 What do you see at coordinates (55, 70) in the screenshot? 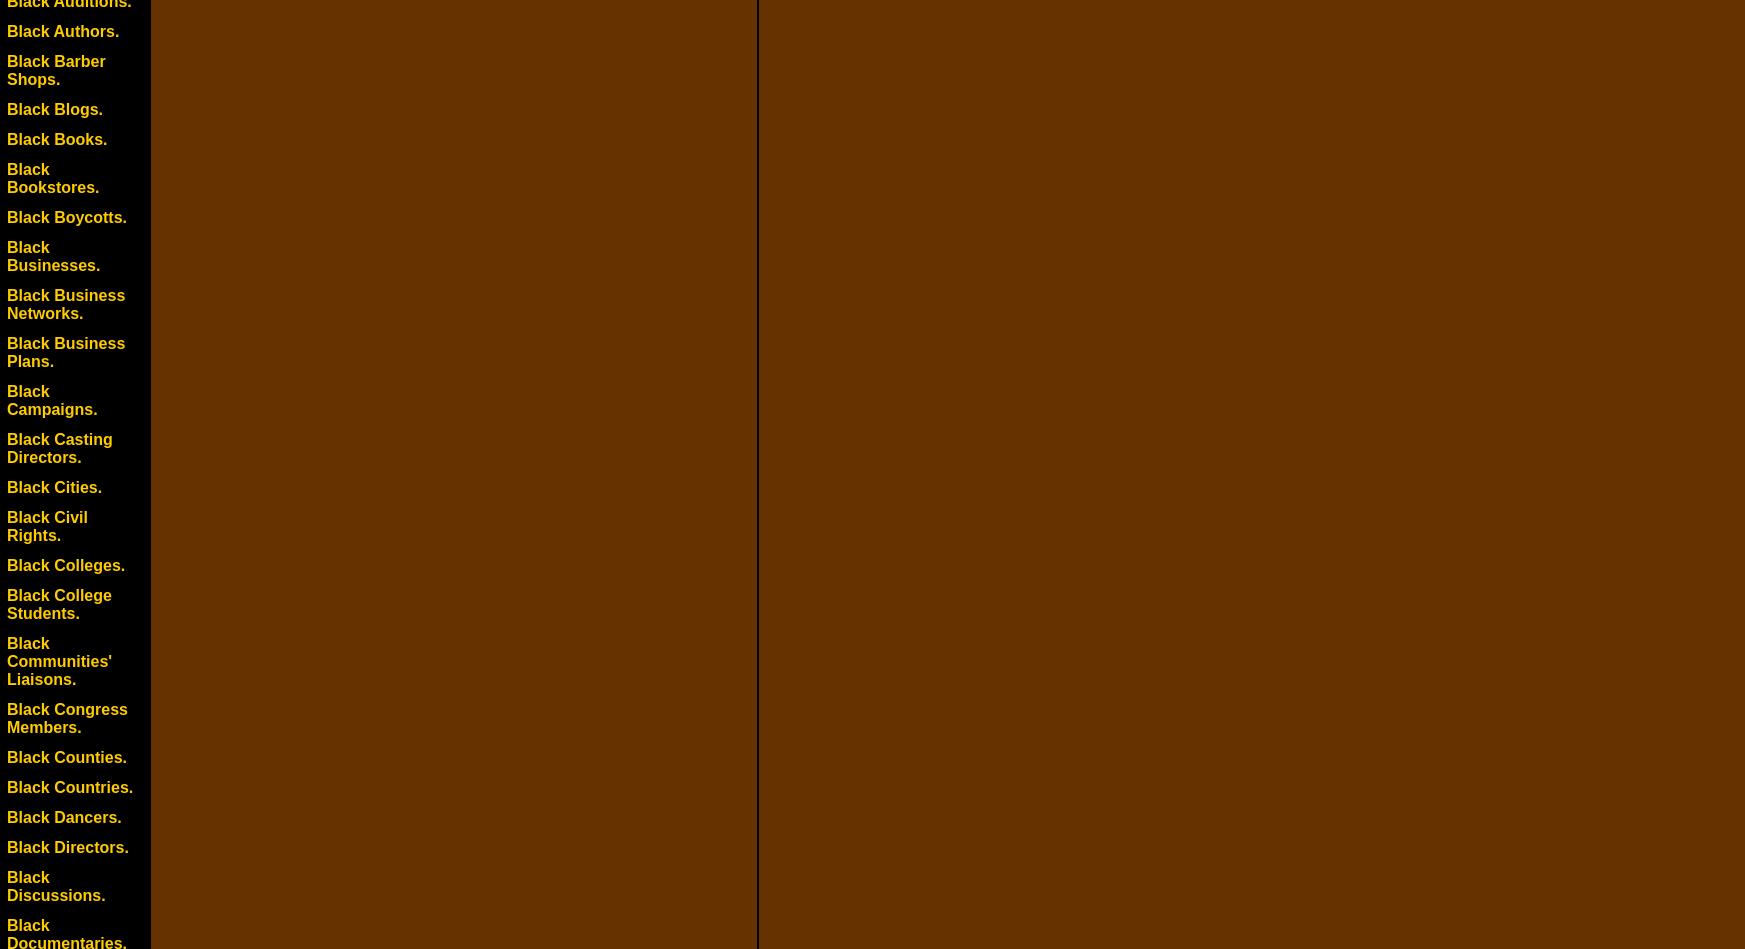
I see `'Black Barber Shops.'` at bounding box center [55, 70].